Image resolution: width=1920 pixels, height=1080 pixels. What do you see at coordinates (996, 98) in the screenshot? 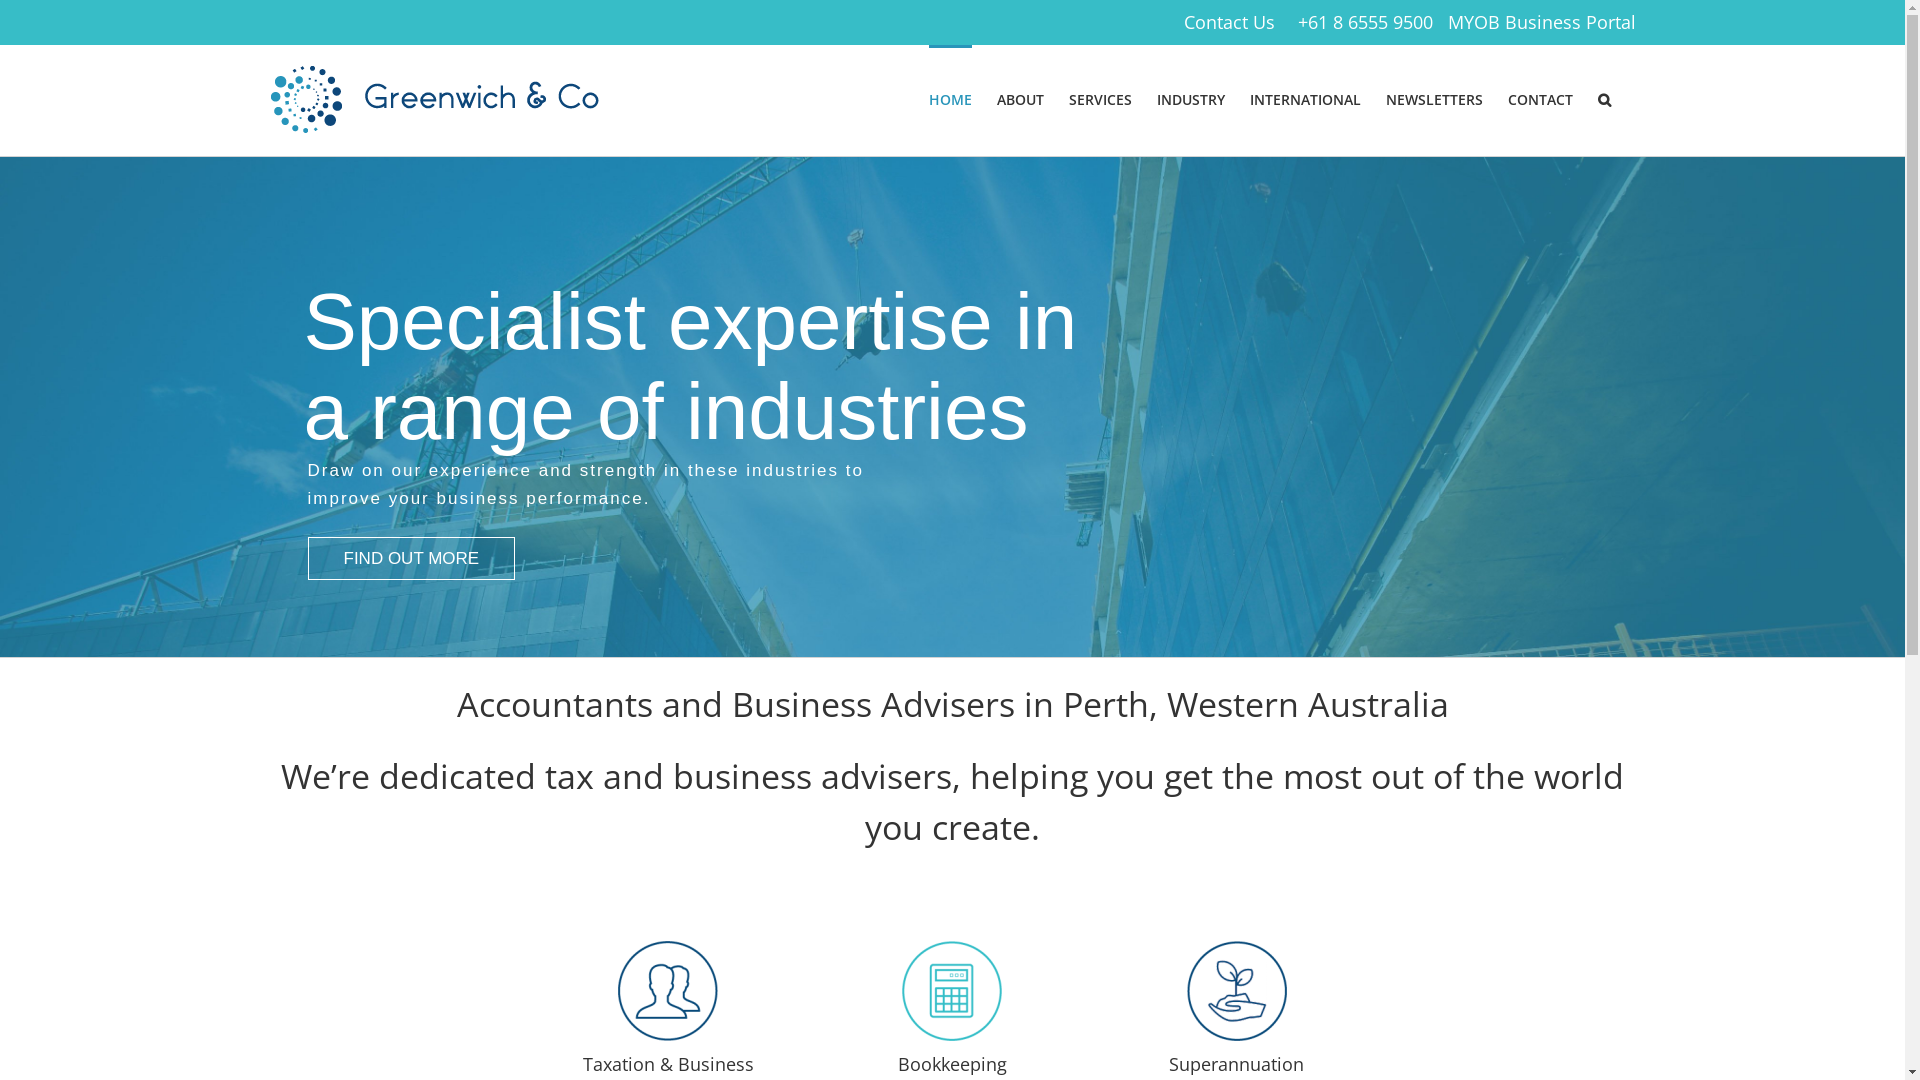
I see `'ABOUT'` at bounding box center [996, 98].